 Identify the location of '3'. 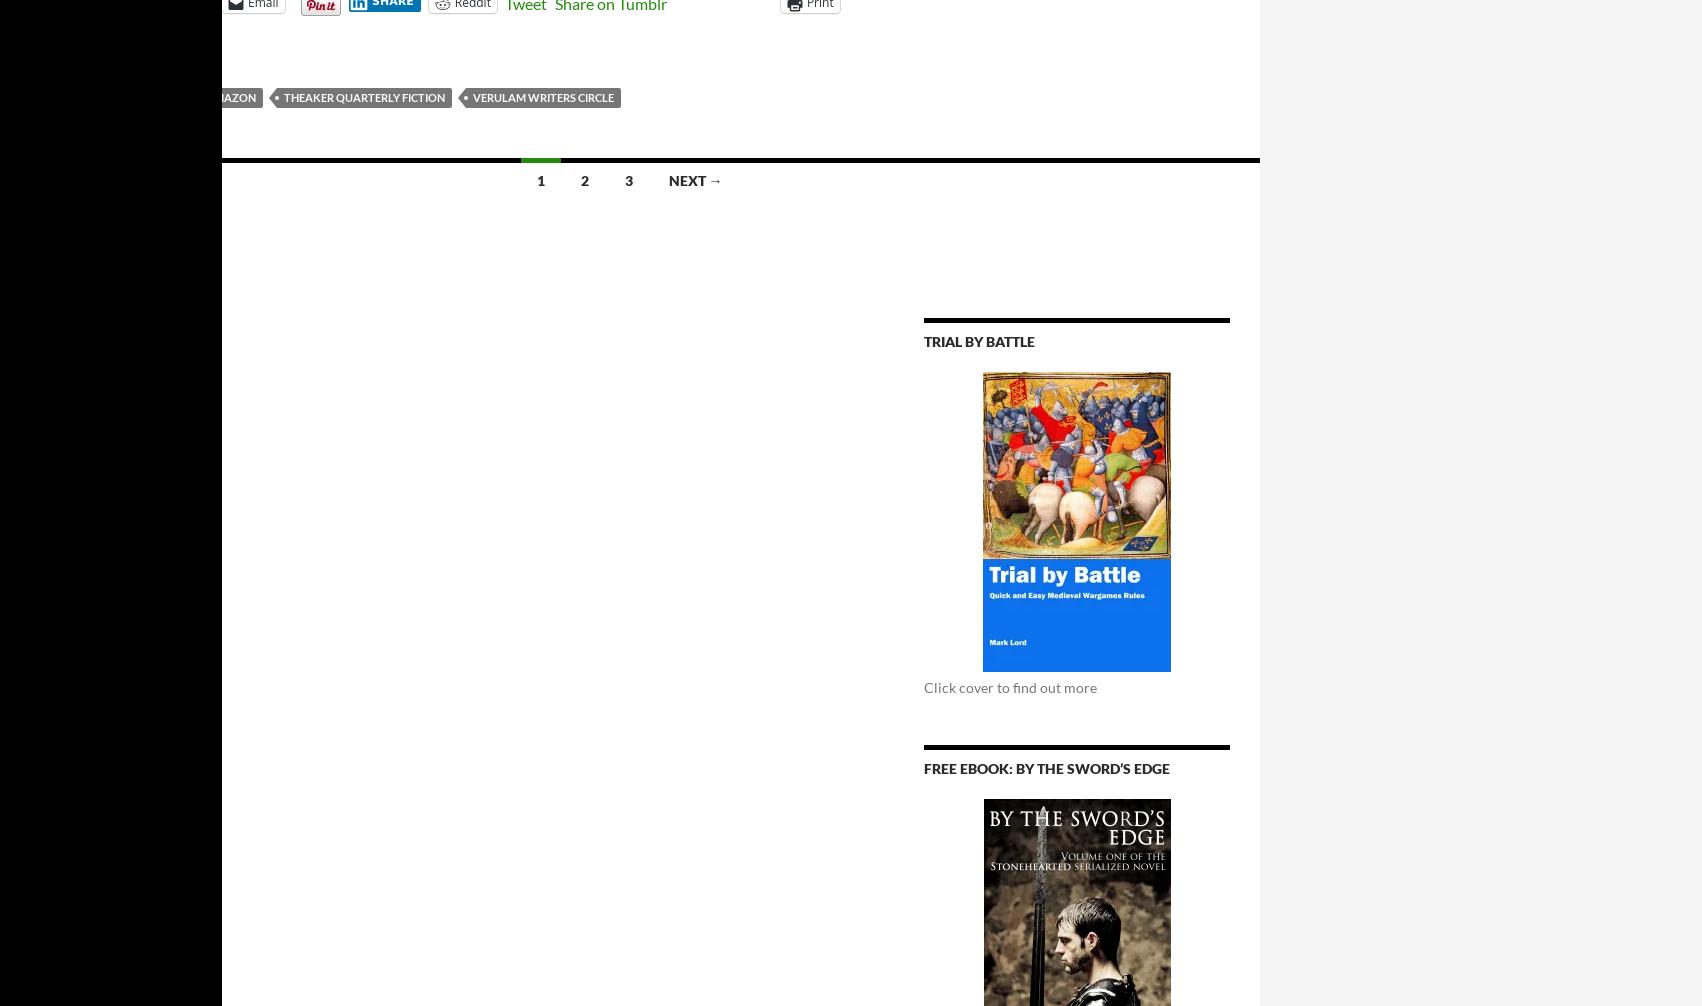
(628, 180).